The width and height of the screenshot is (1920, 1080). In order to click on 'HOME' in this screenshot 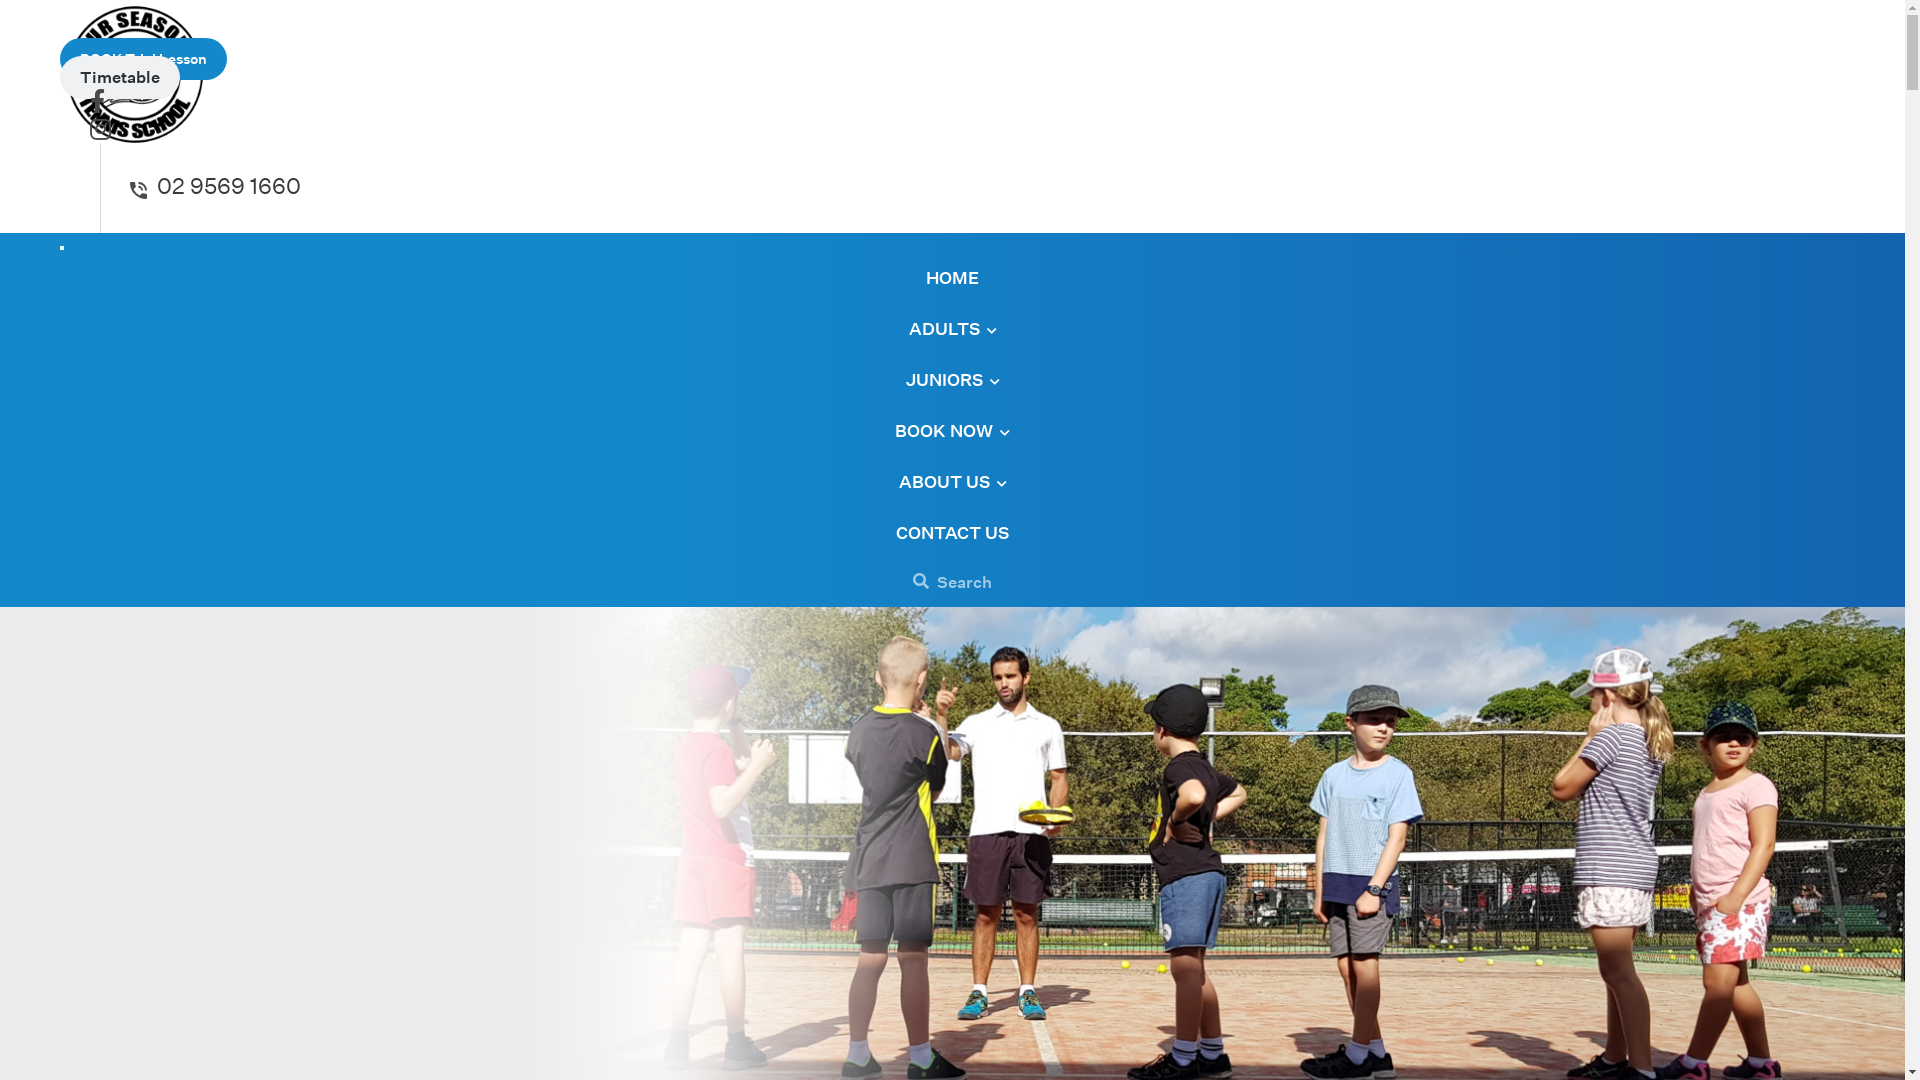, I will do `click(925, 277)`.